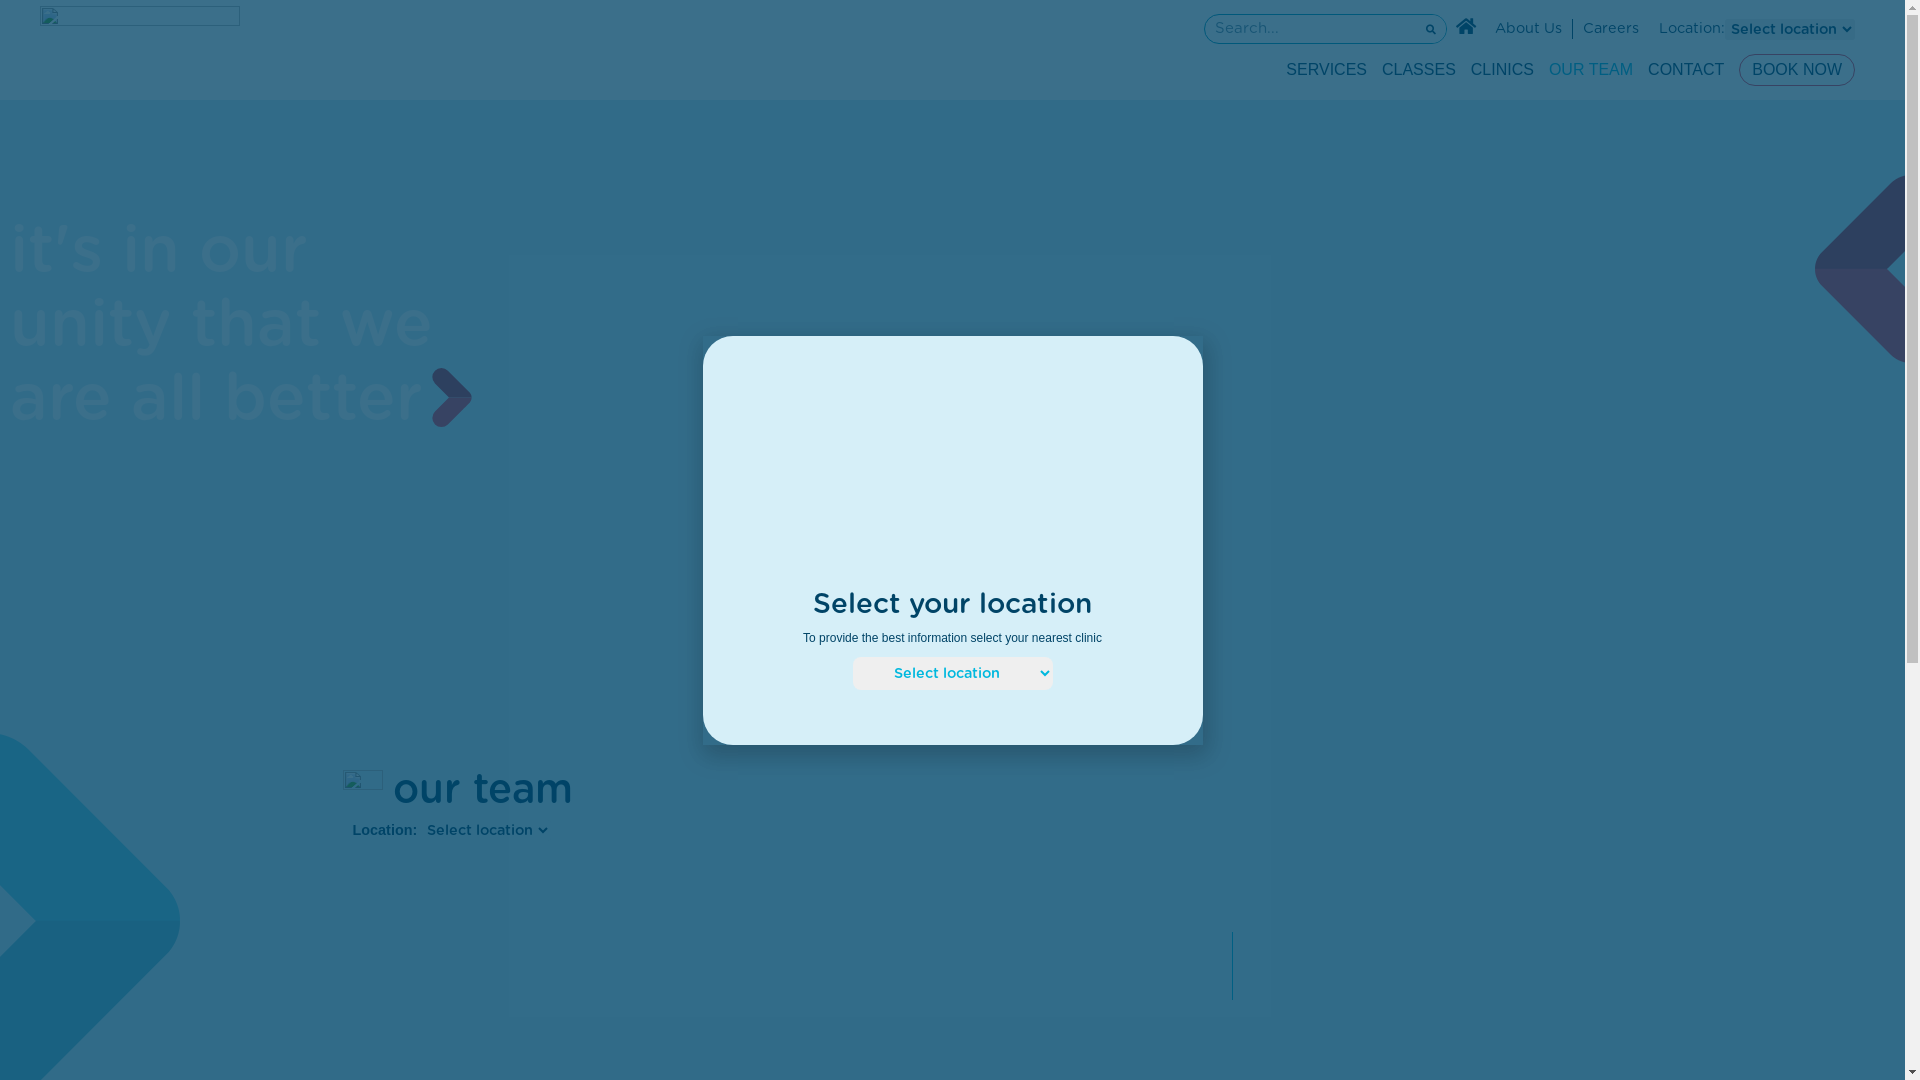  What do you see at coordinates (1415, 29) in the screenshot?
I see `'Search'` at bounding box center [1415, 29].